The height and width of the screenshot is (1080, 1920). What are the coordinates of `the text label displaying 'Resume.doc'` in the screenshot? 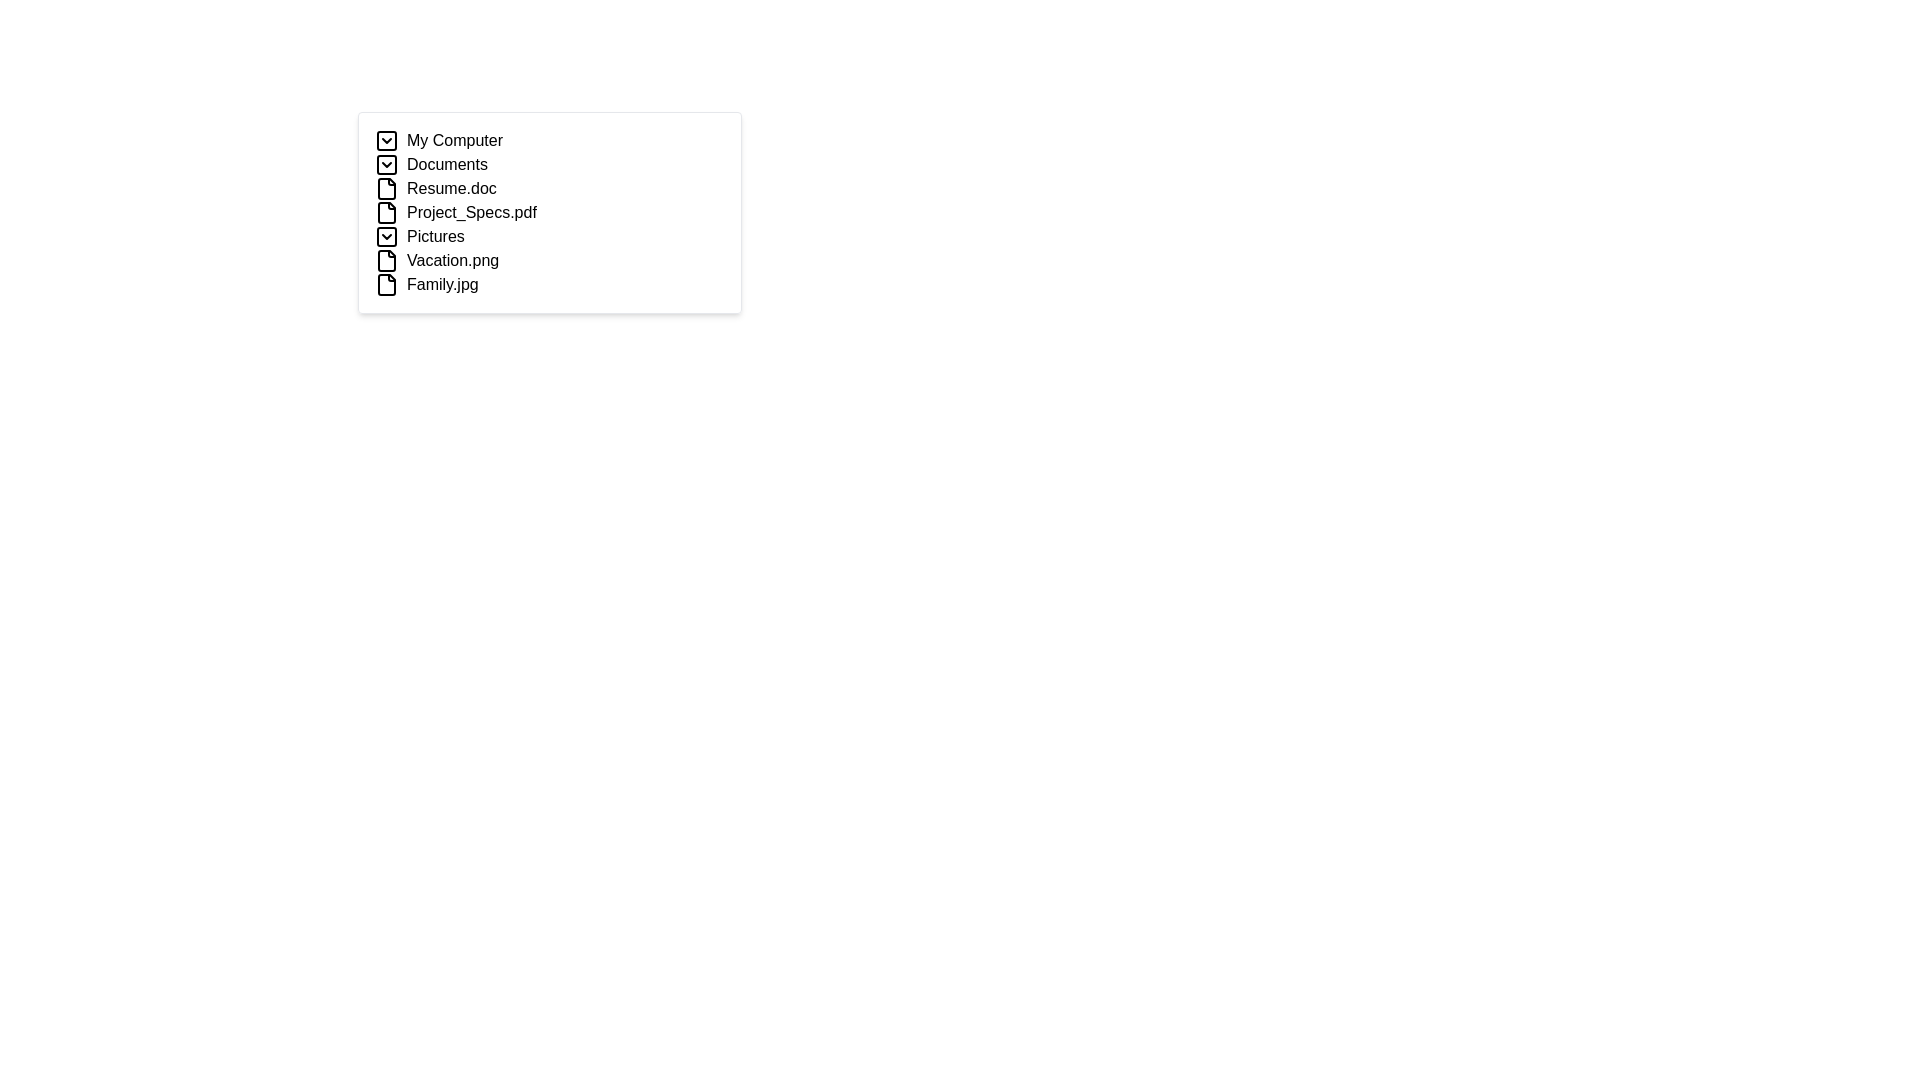 It's located at (450, 189).